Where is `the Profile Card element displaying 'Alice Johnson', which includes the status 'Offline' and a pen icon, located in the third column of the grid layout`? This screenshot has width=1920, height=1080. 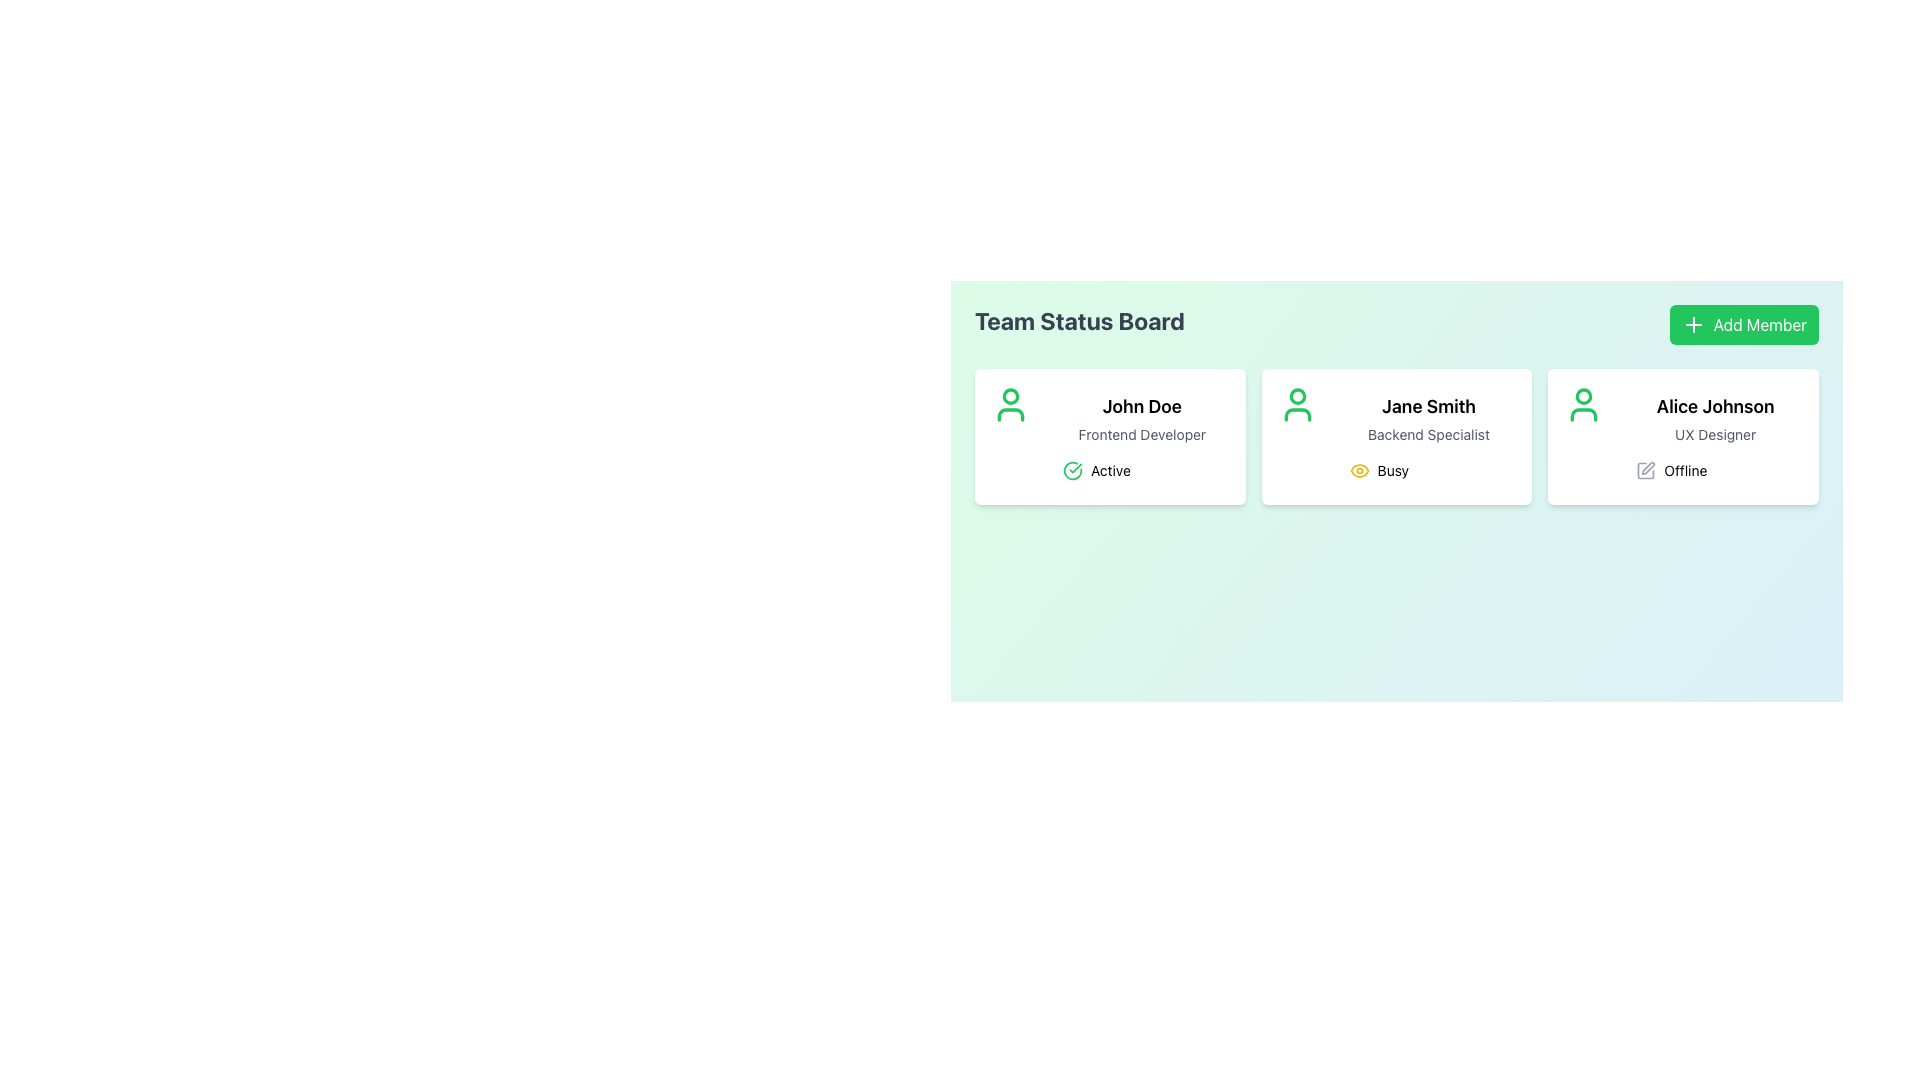 the Profile Card element displaying 'Alice Johnson', which includes the status 'Offline' and a pen icon, located in the third column of the grid layout is located at coordinates (1682, 435).